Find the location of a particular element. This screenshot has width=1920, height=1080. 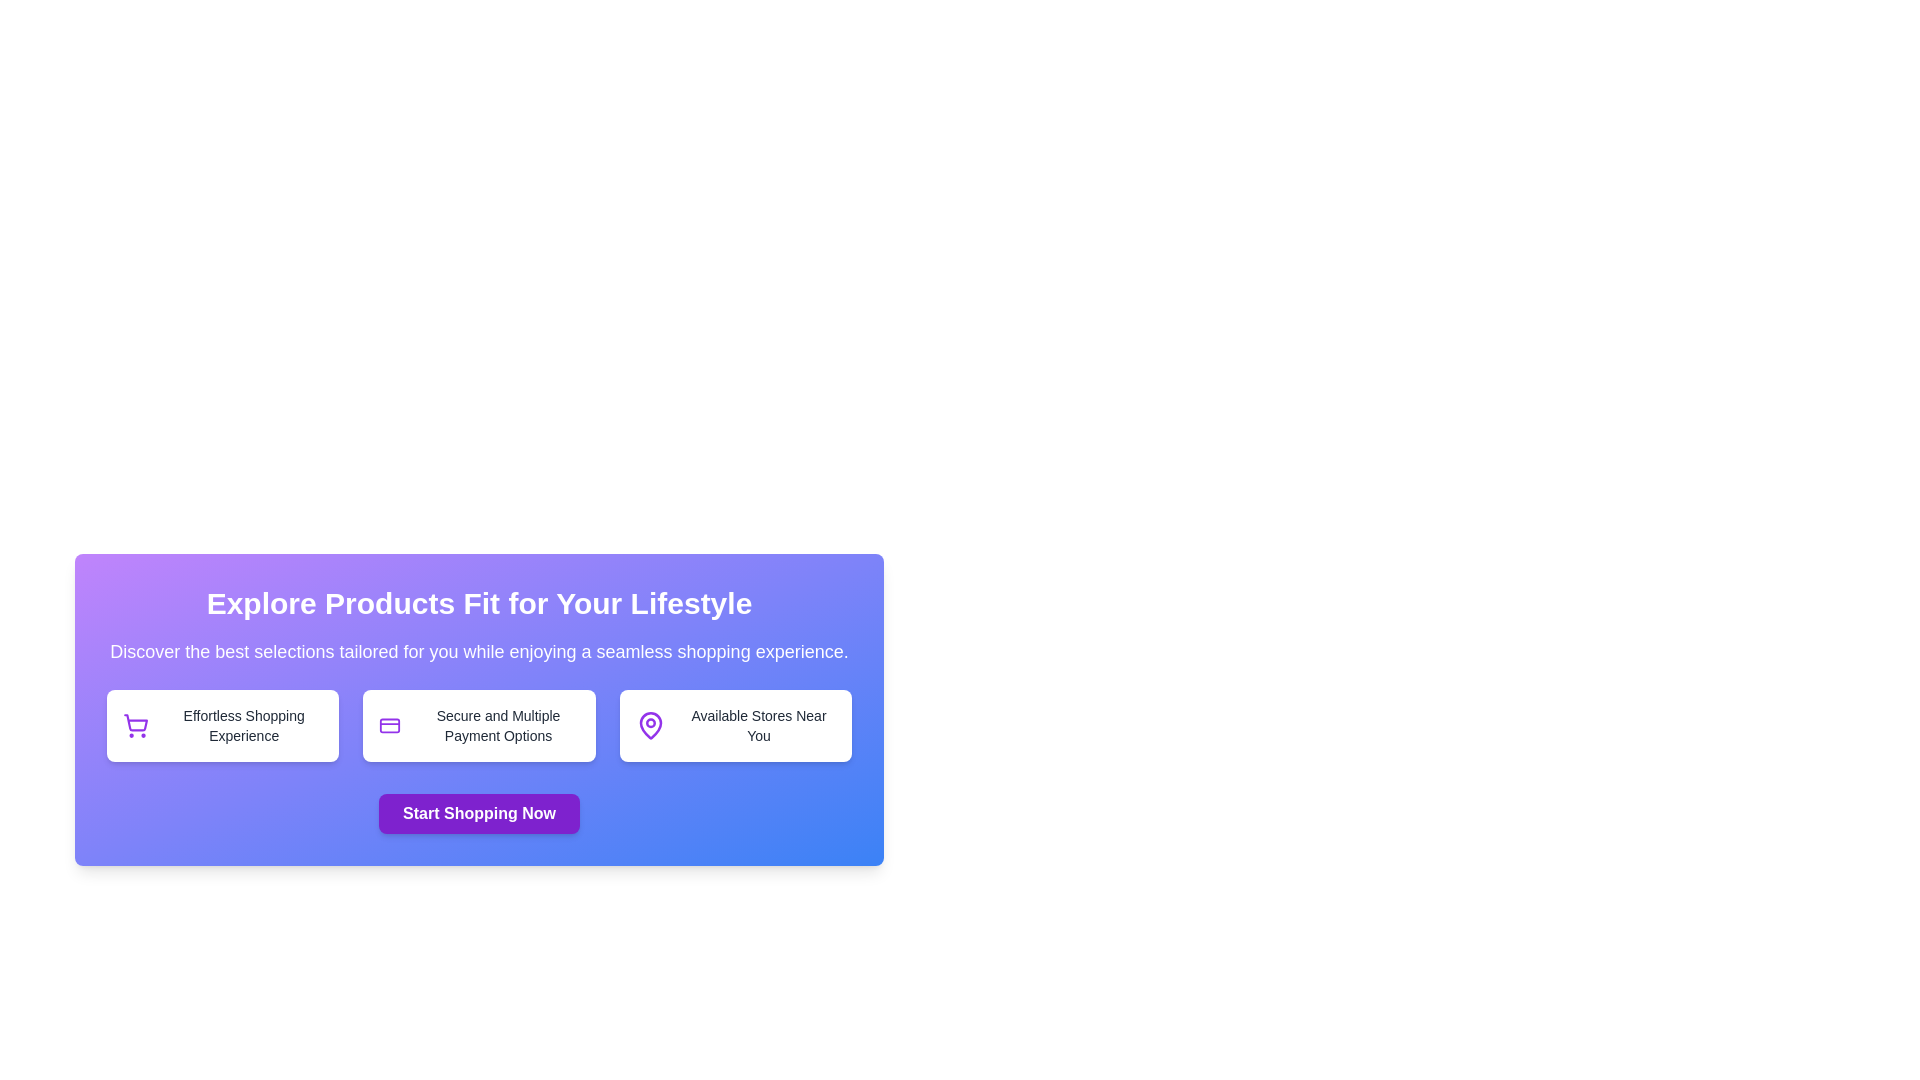

the text element that reads 'Discover the best selections tailored for you while enjoying a seamless shopping experience.' located below the heading 'Explore Products Fit for Your Lifestyle' to possibly reveal additional interactions is located at coordinates (478, 651).